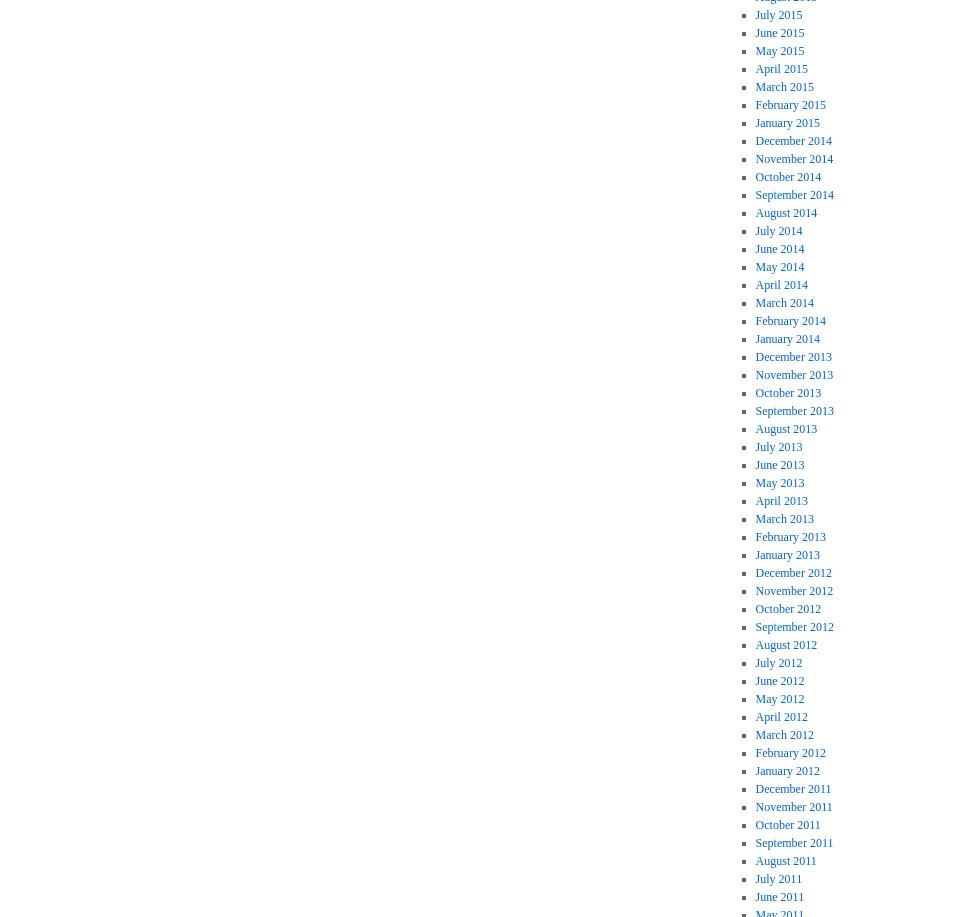 This screenshot has height=917, width=980. What do you see at coordinates (780, 285) in the screenshot?
I see `'April 2014'` at bounding box center [780, 285].